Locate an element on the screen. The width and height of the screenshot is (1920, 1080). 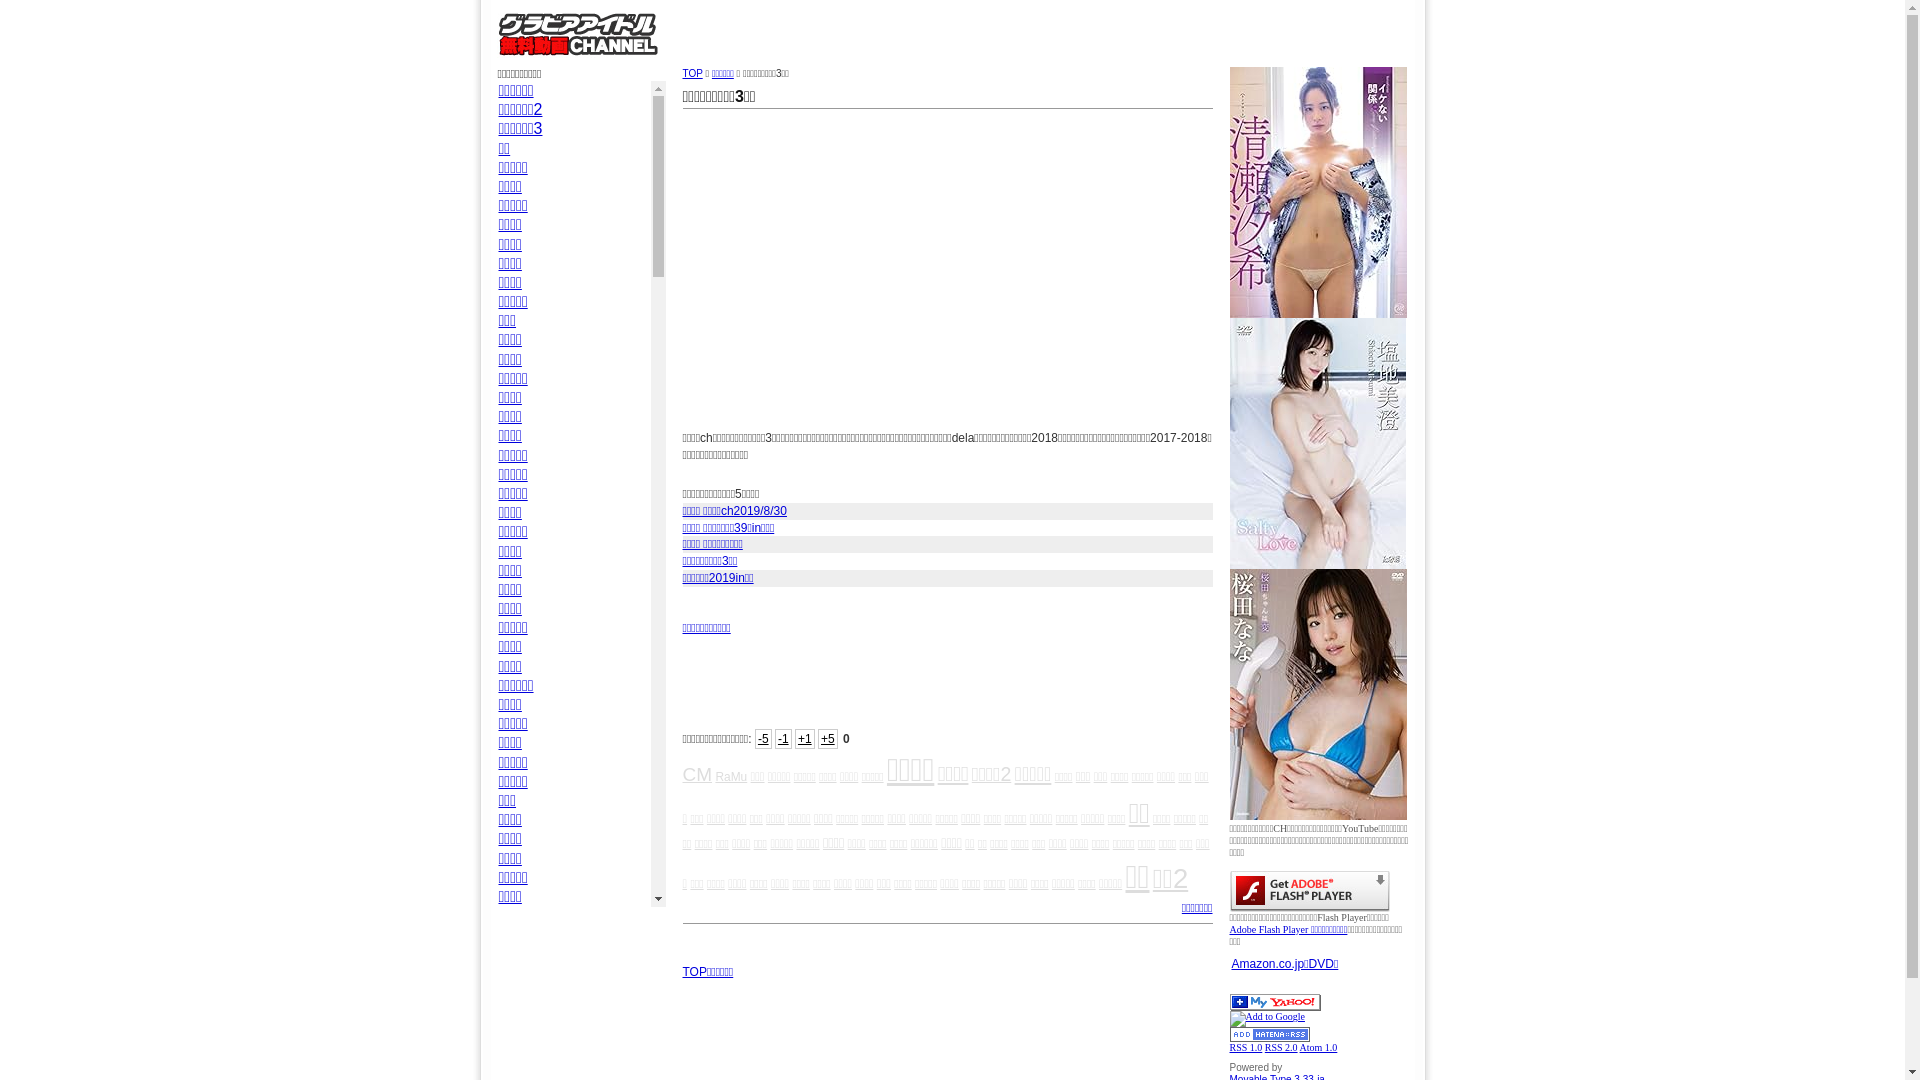
'RSS 1.0' is located at coordinates (1228, 1046).